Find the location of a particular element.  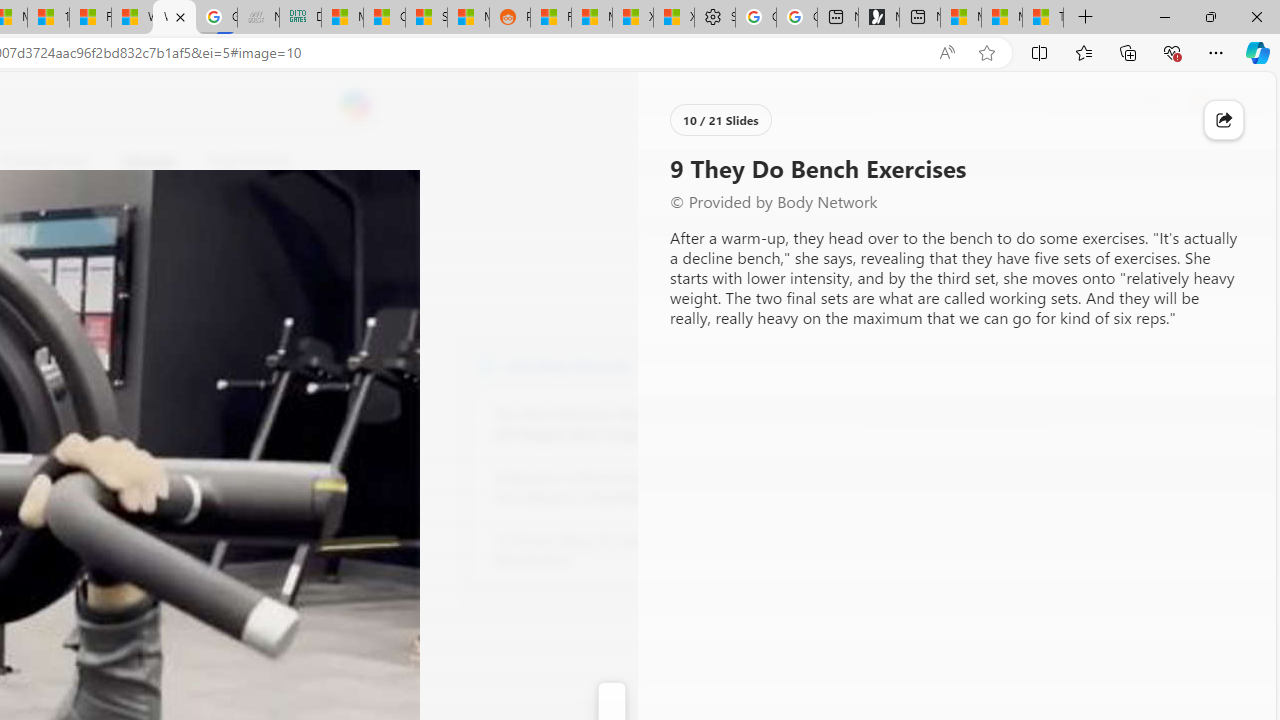

'Microsoft Start Gaming' is located at coordinates (878, 17).